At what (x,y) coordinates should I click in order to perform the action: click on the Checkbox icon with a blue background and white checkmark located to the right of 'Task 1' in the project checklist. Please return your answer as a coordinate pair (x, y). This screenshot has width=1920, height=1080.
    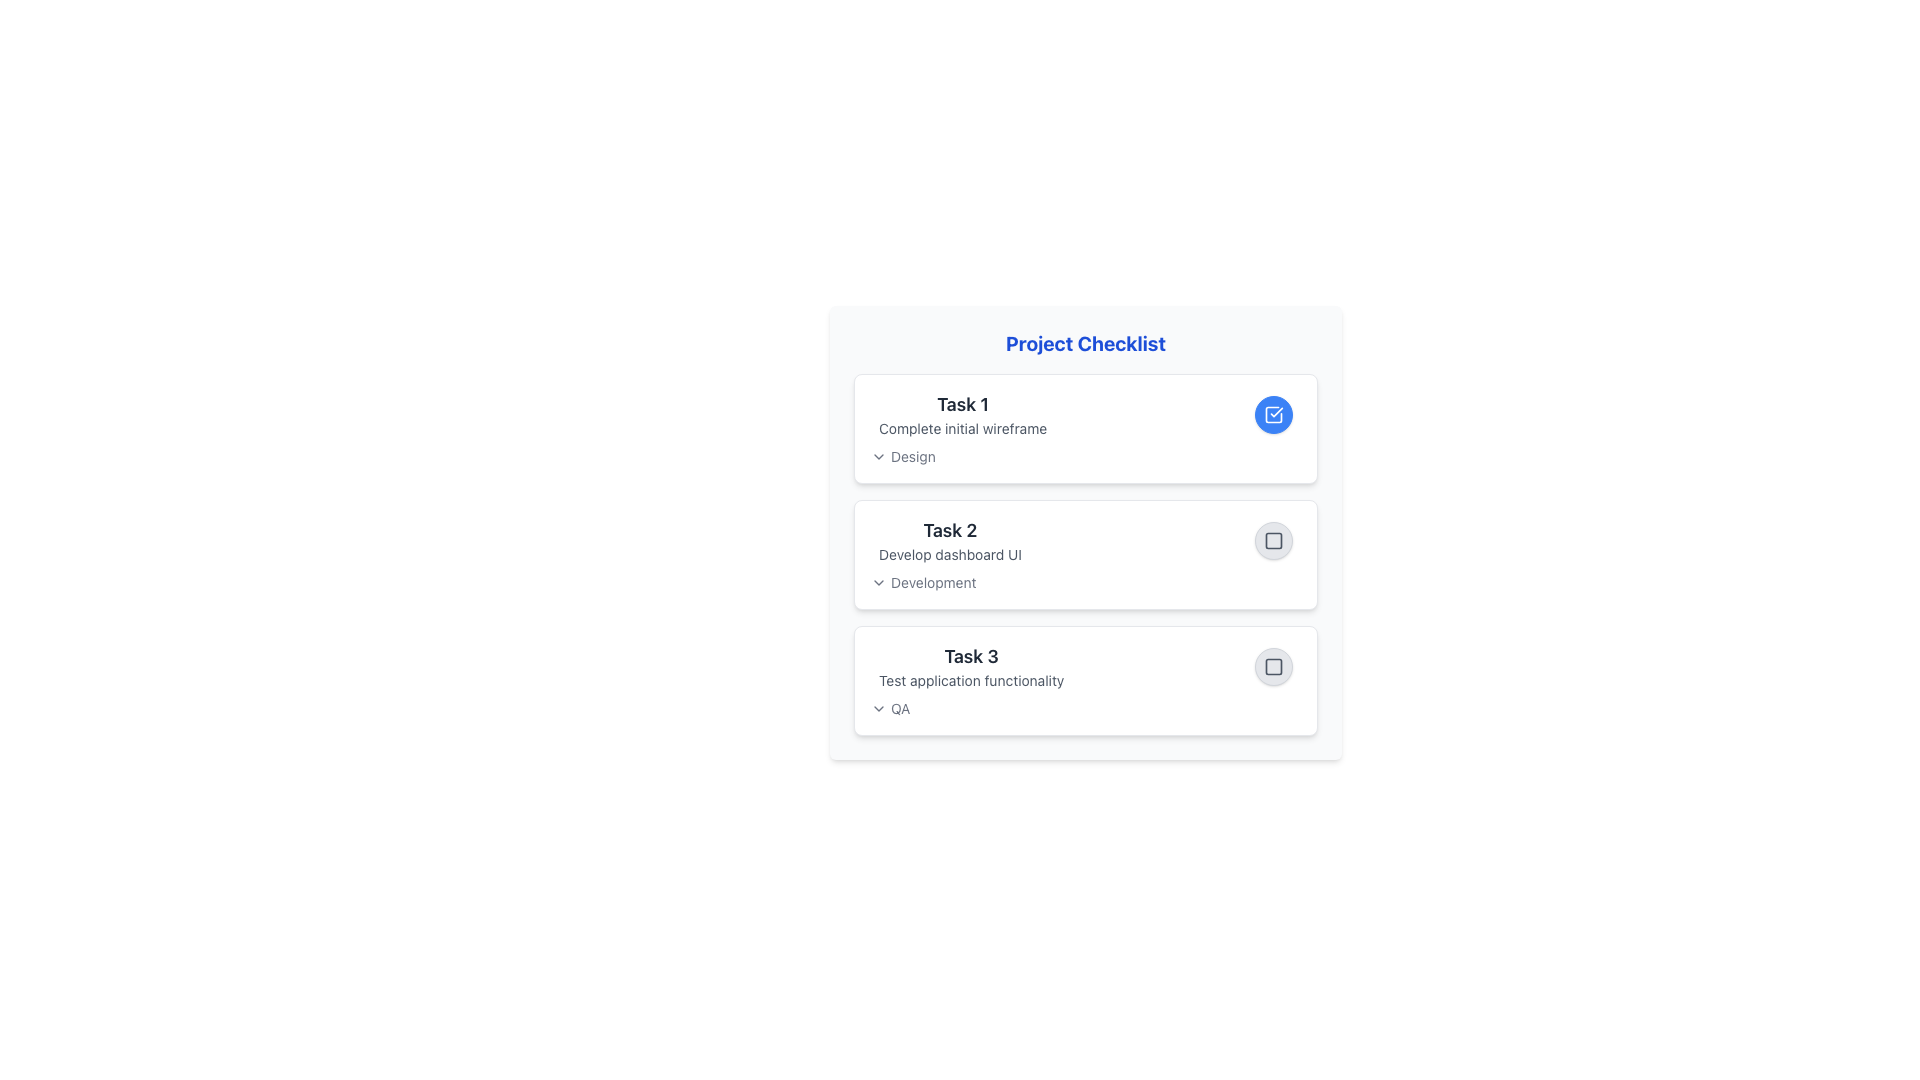
    Looking at the image, I should click on (1272, 414).